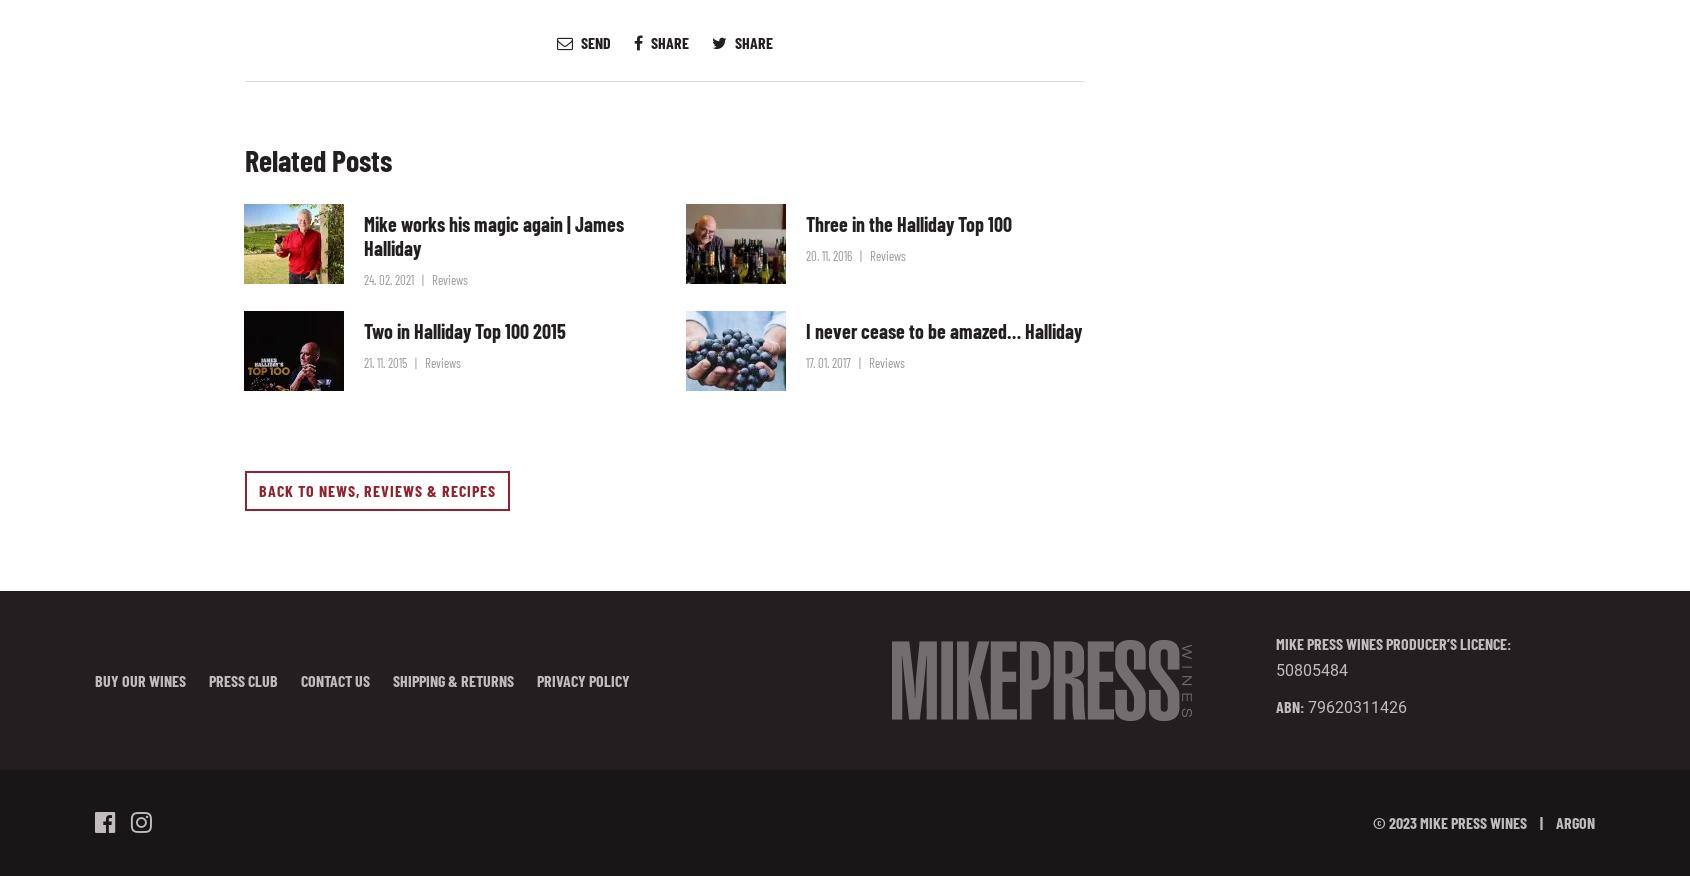 The width and height of the screenshot is (1690, 876). I want to click on 'Contact Us', so click(335, 679).